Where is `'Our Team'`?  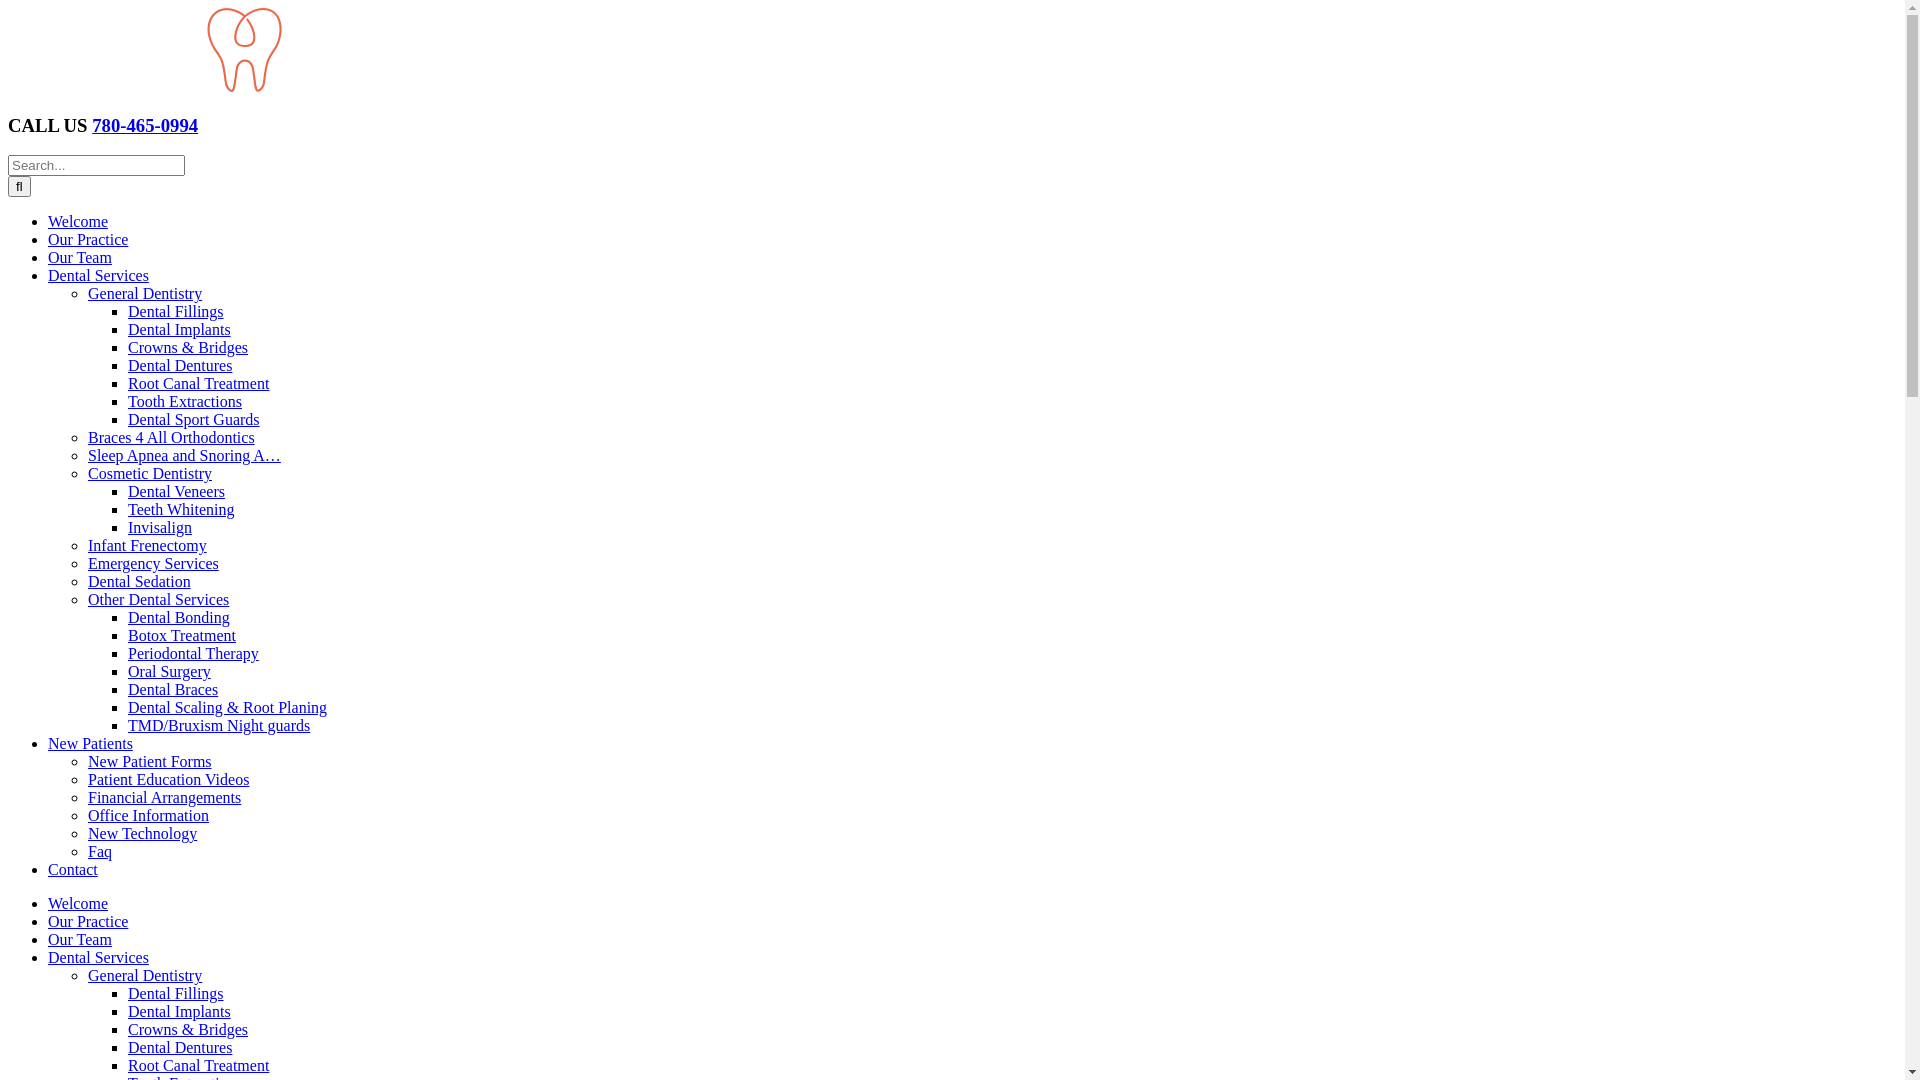 'Our Team' is located at coordinates (48, 256).